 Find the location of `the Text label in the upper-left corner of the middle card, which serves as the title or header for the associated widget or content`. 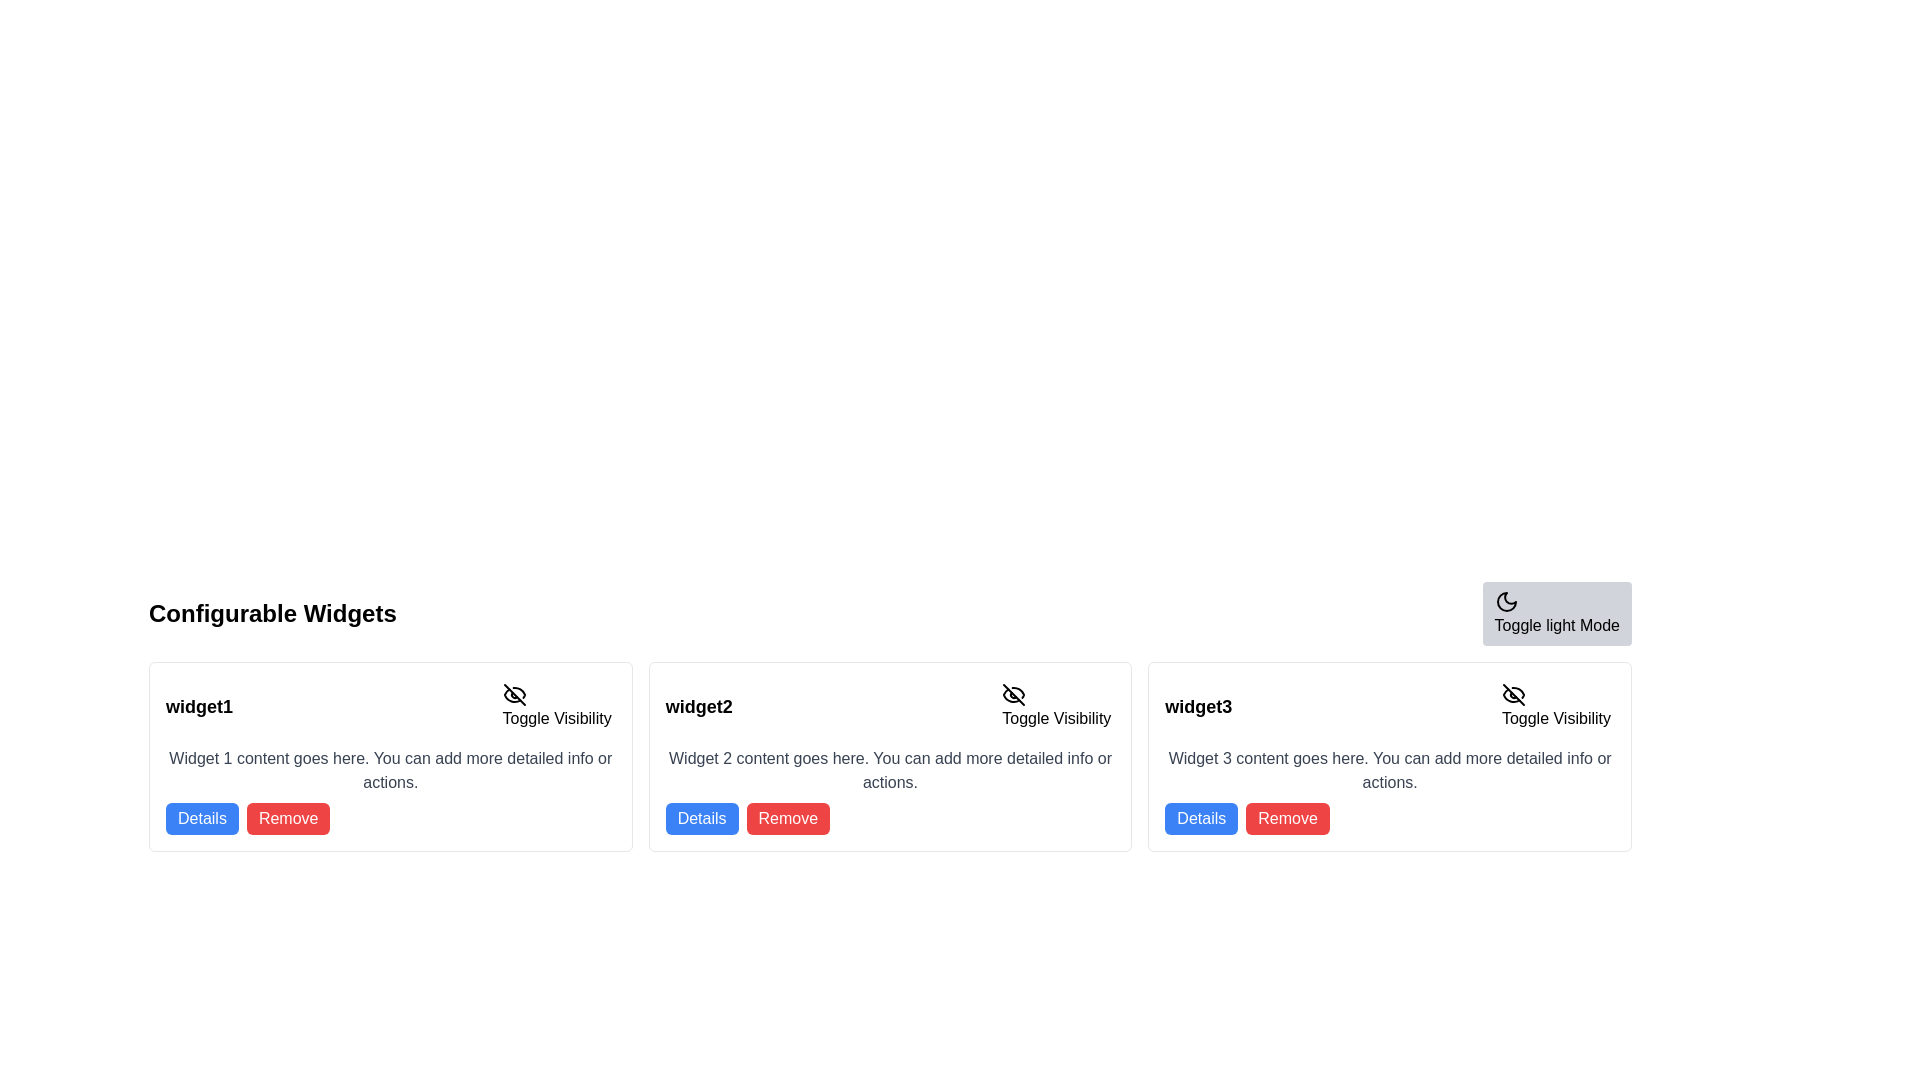

the Text label in the upper-left corner of the middle card, which serves as the title or header for the associated widget or content is located at coordinates (699, 705).